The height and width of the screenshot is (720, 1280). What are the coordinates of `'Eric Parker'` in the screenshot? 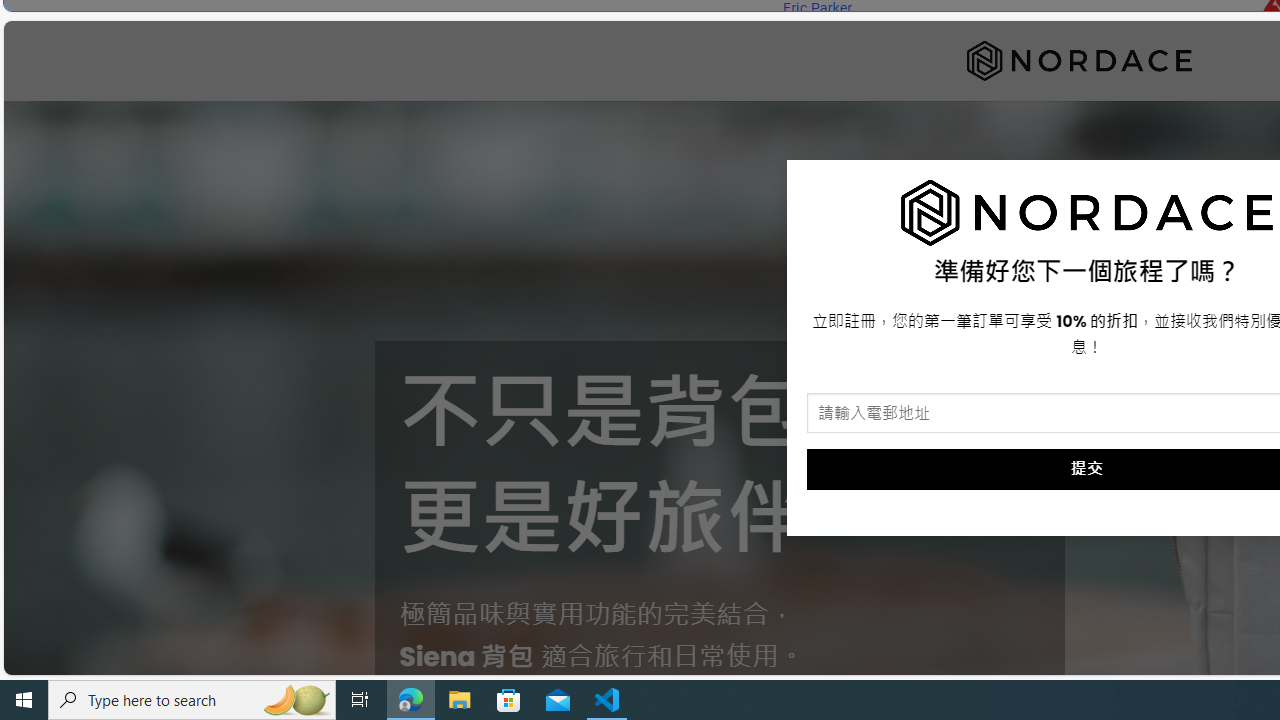 It's located at (817, 8).